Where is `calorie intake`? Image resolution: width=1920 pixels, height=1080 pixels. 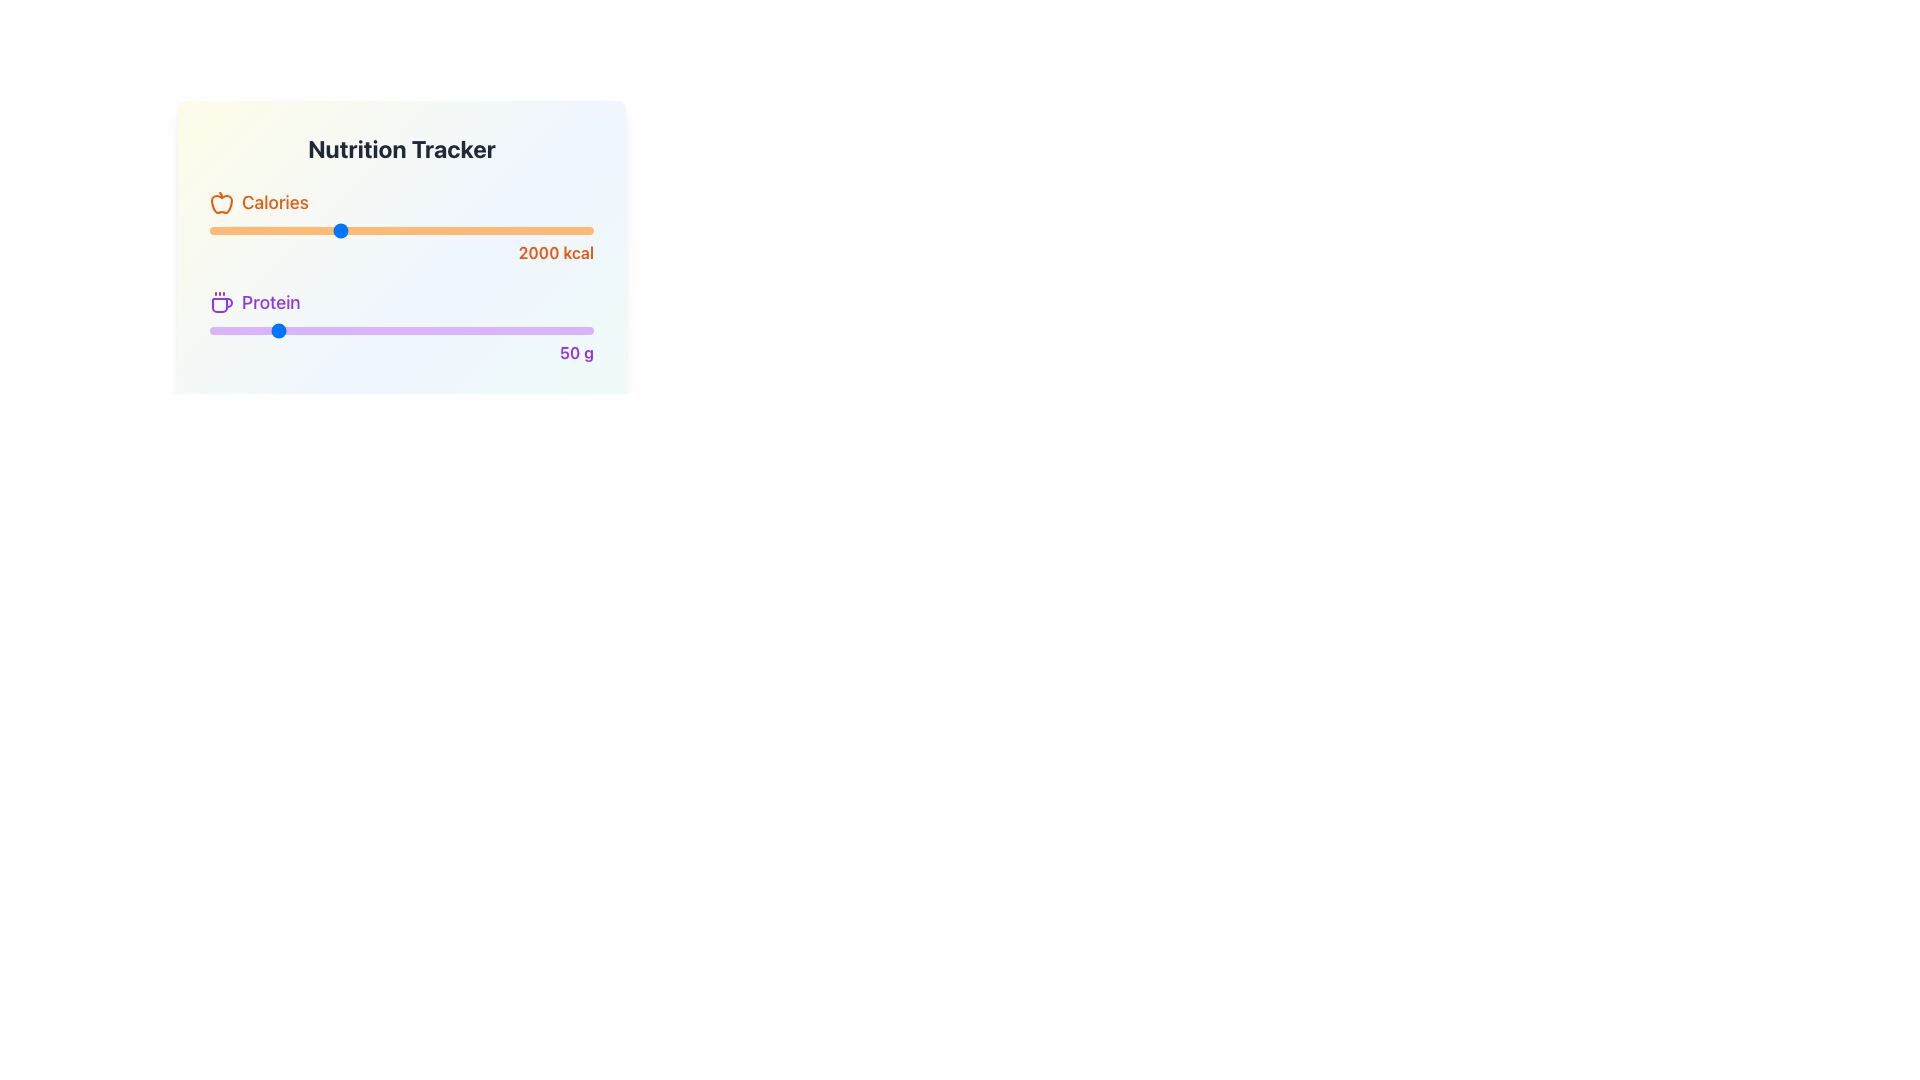 calorie intake is located at coordinates (591, 226).